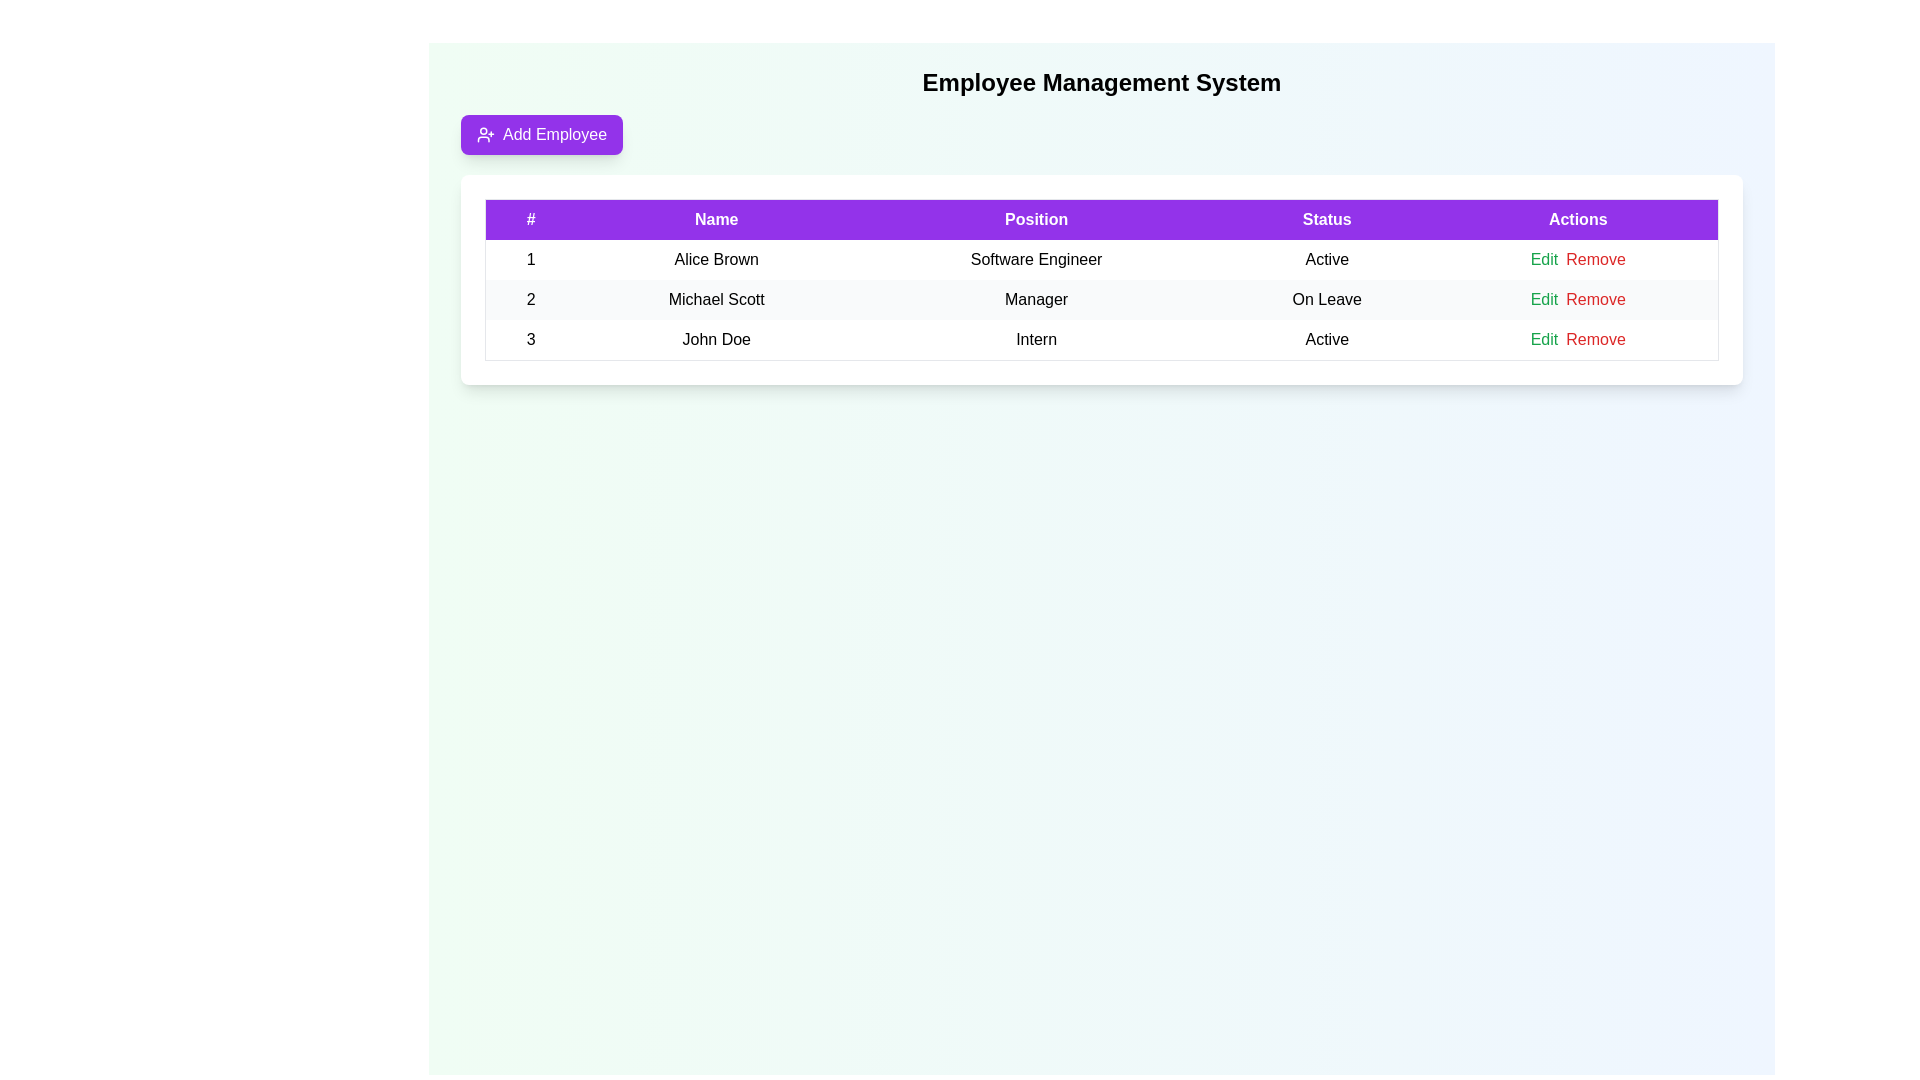  What do you see at coordinates (530, 339) in the screenshot?
I see `the static text displaying the number '3' in bold black text, located in the first column of the table under the '#' header for 'John Doe' in the third row` at bounding box center [530, 339].